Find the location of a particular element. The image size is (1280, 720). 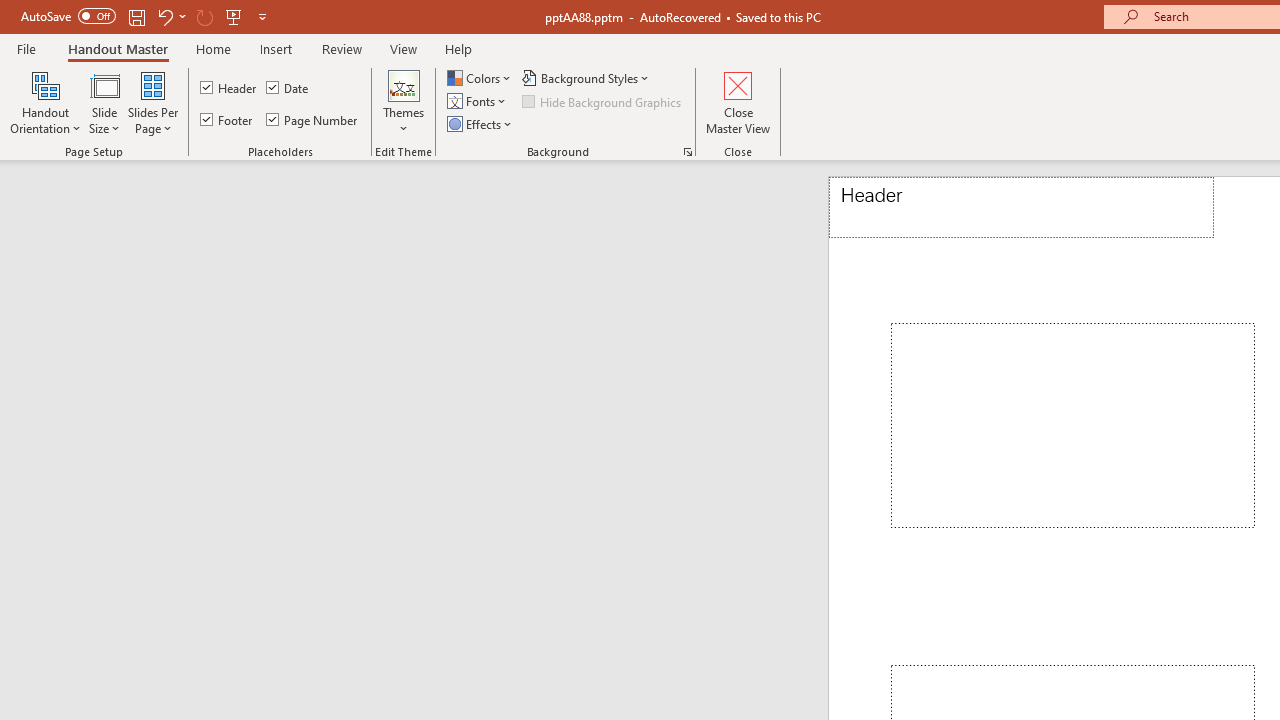

'Colors' is located at coordinates (481, 77).